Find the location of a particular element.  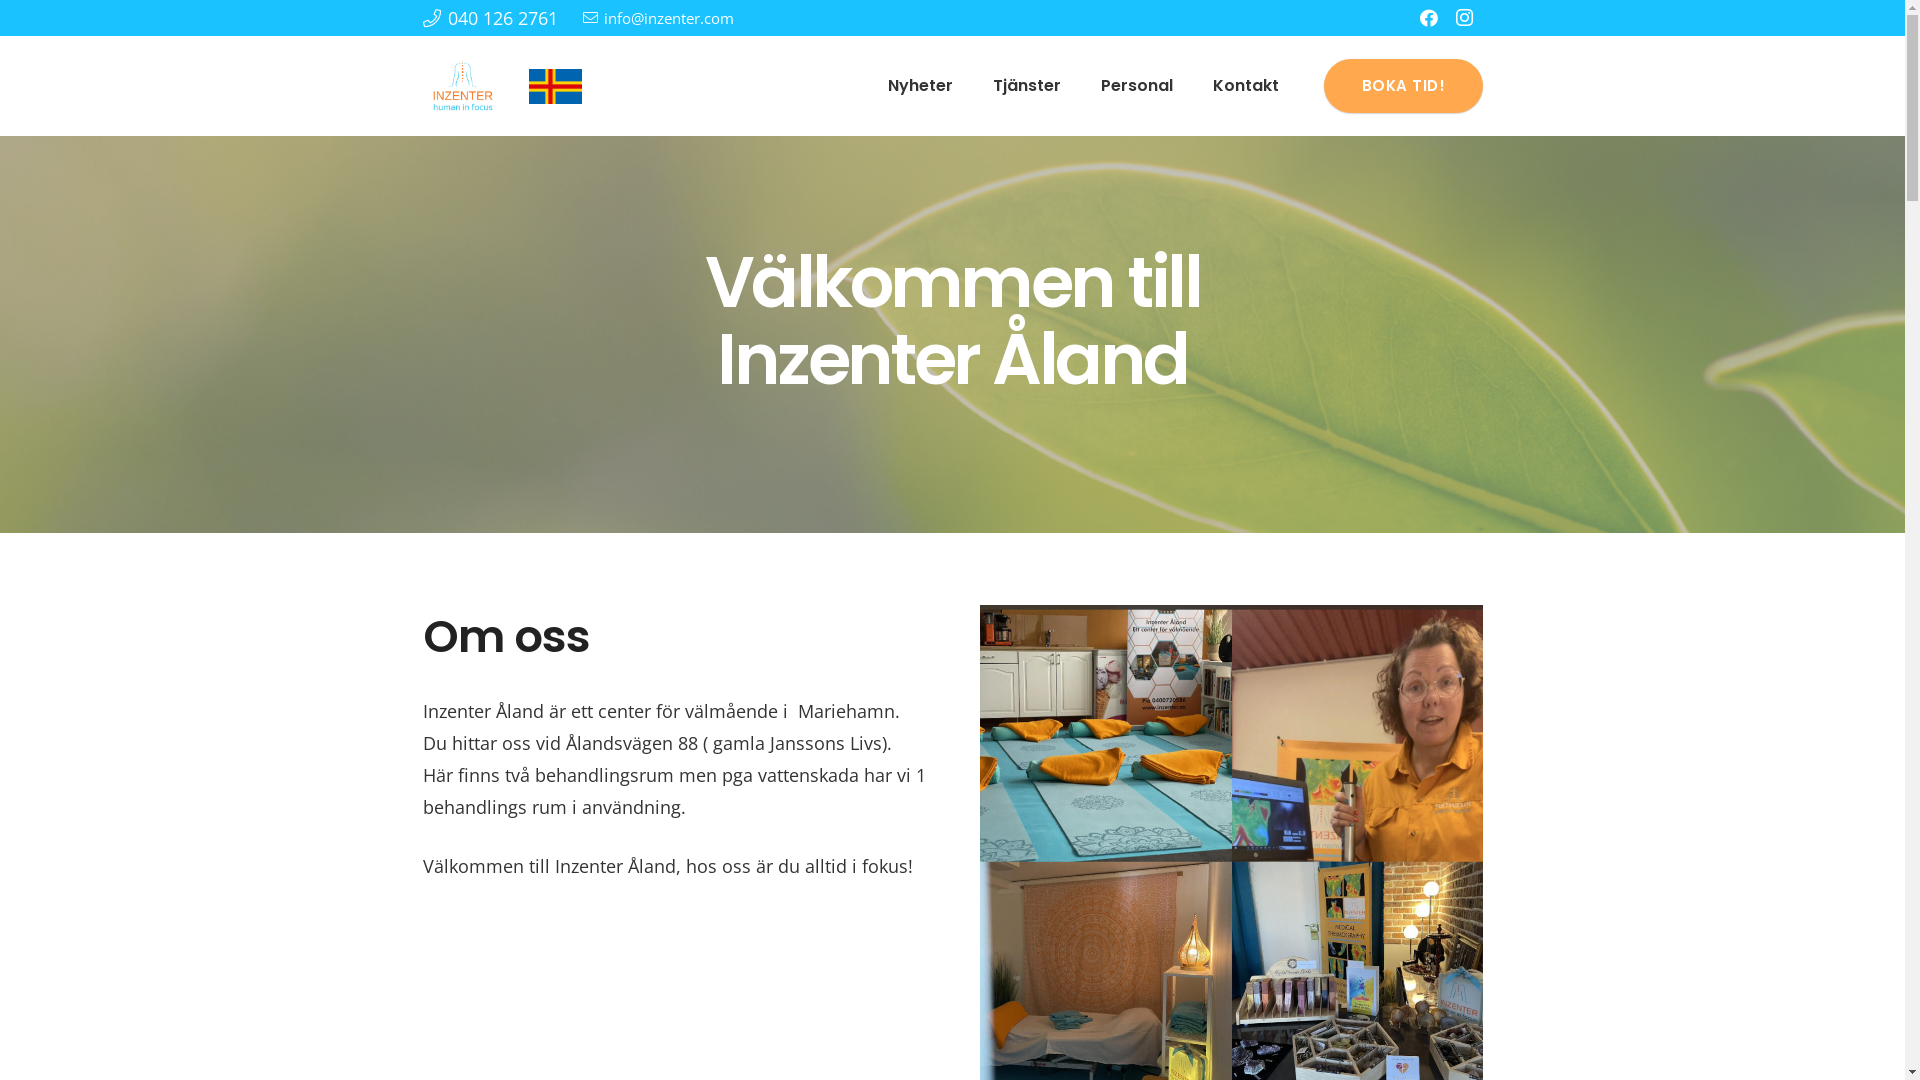

'Nyheter' is located at coordinates (919, 84).